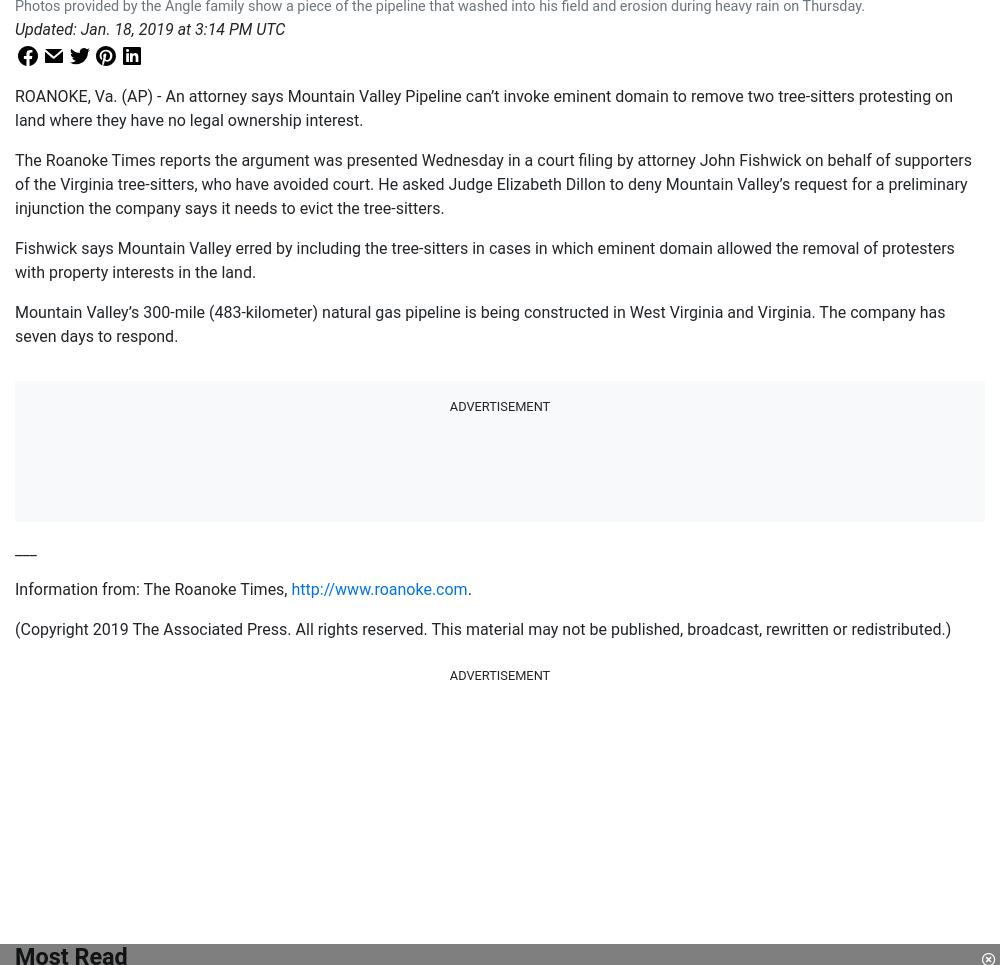 This screenshot has width=1000, height=965. Describe the element at coordinates (466, 589) in the screenshot. I see `'.'` at that location.